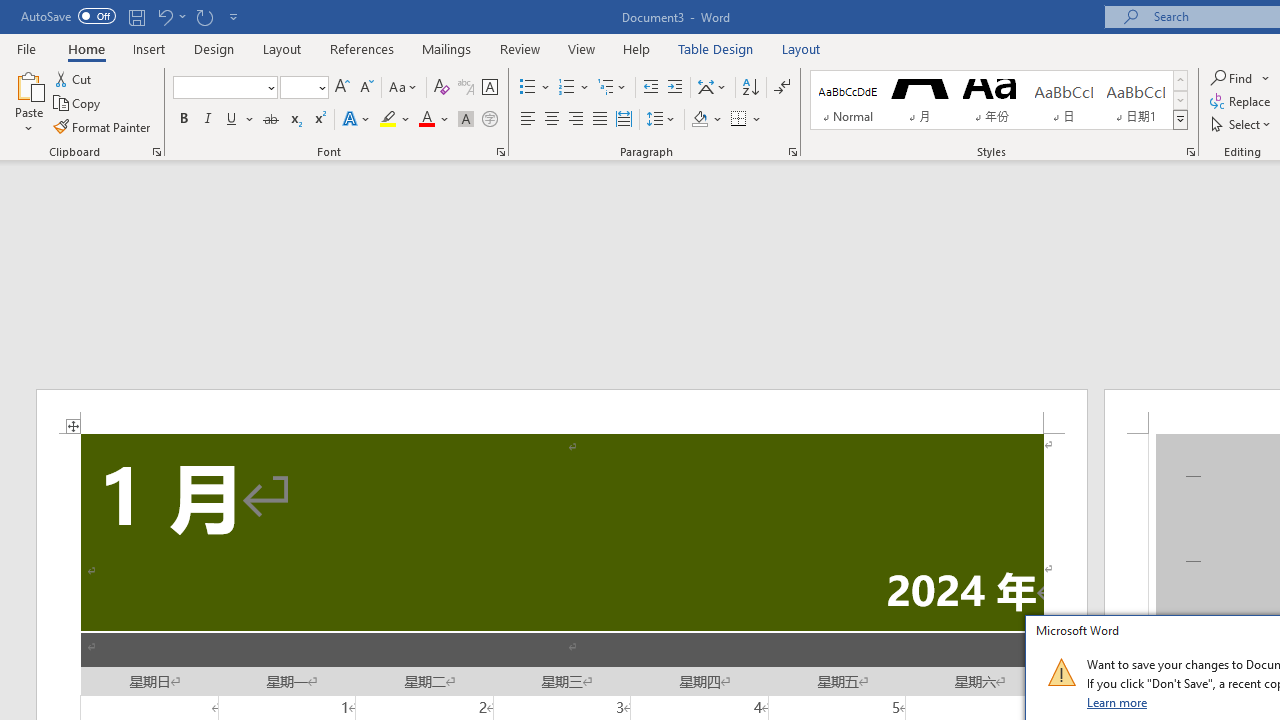  I want to click on 'Clear Formatting', so click(441, 86).